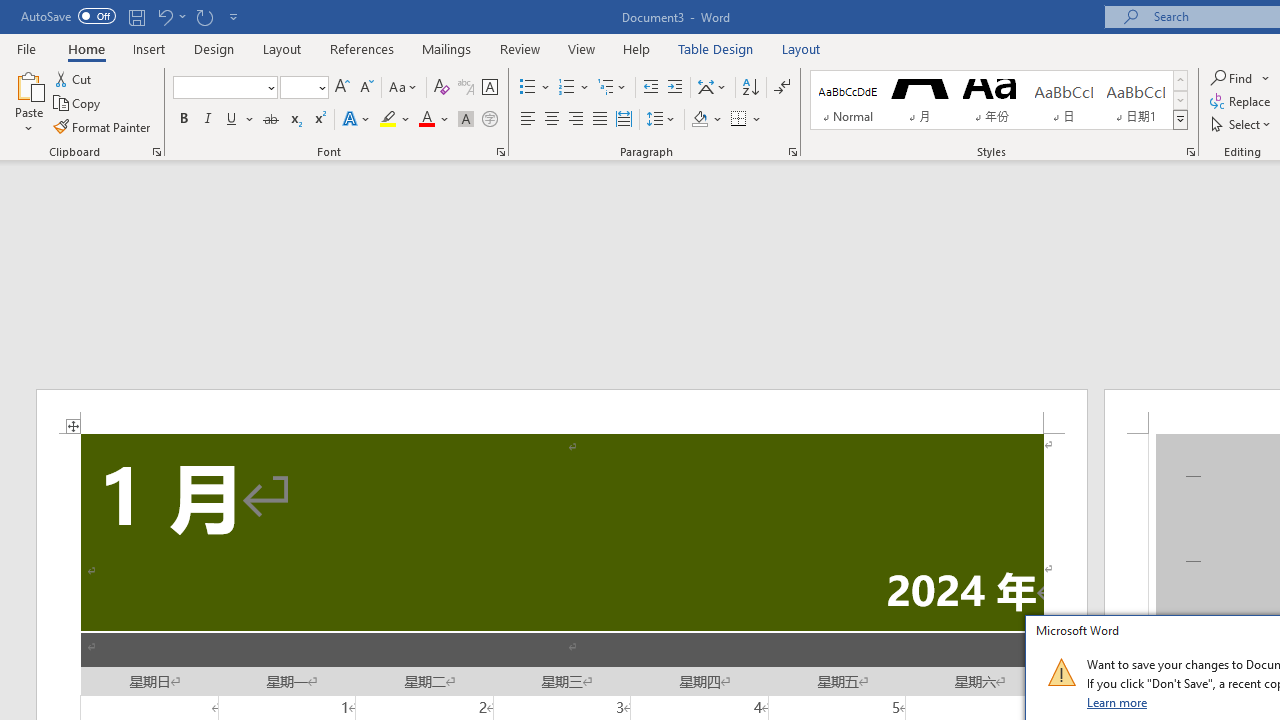  I want to click on 'Clear Formatting', so click(441, 86).